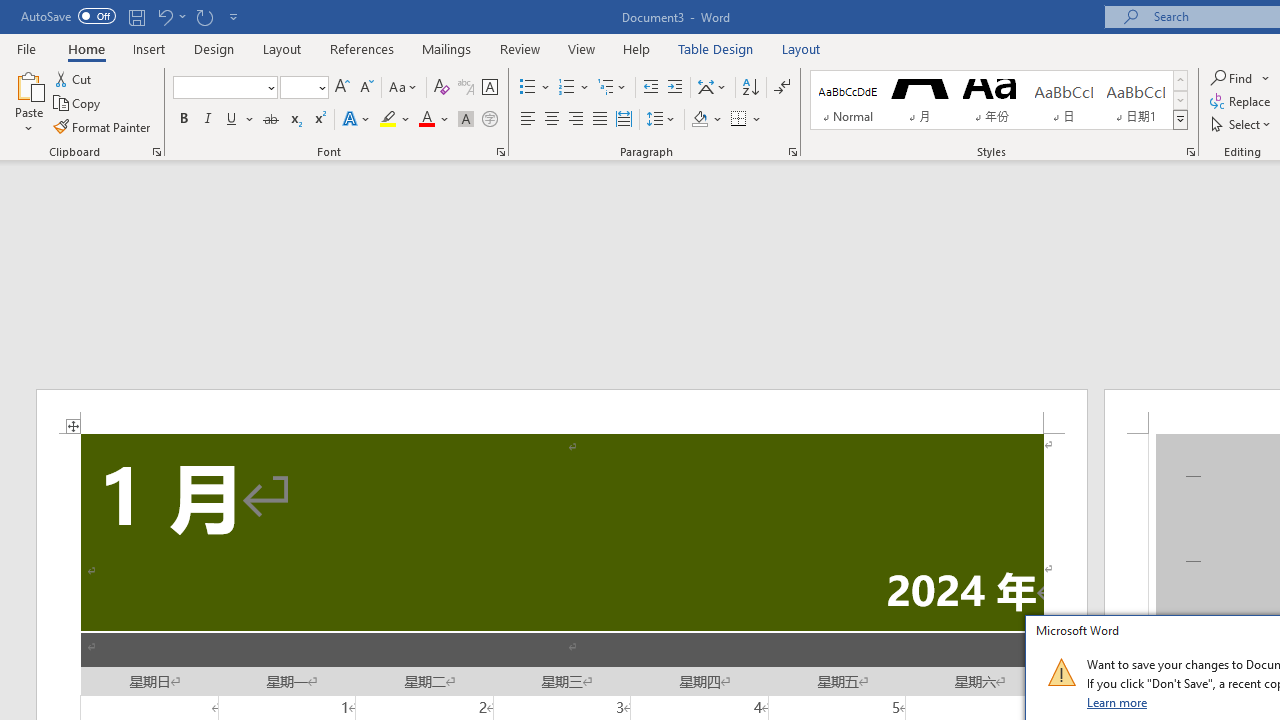  I want to click on 'Clear Formatting', so click(441, 86).